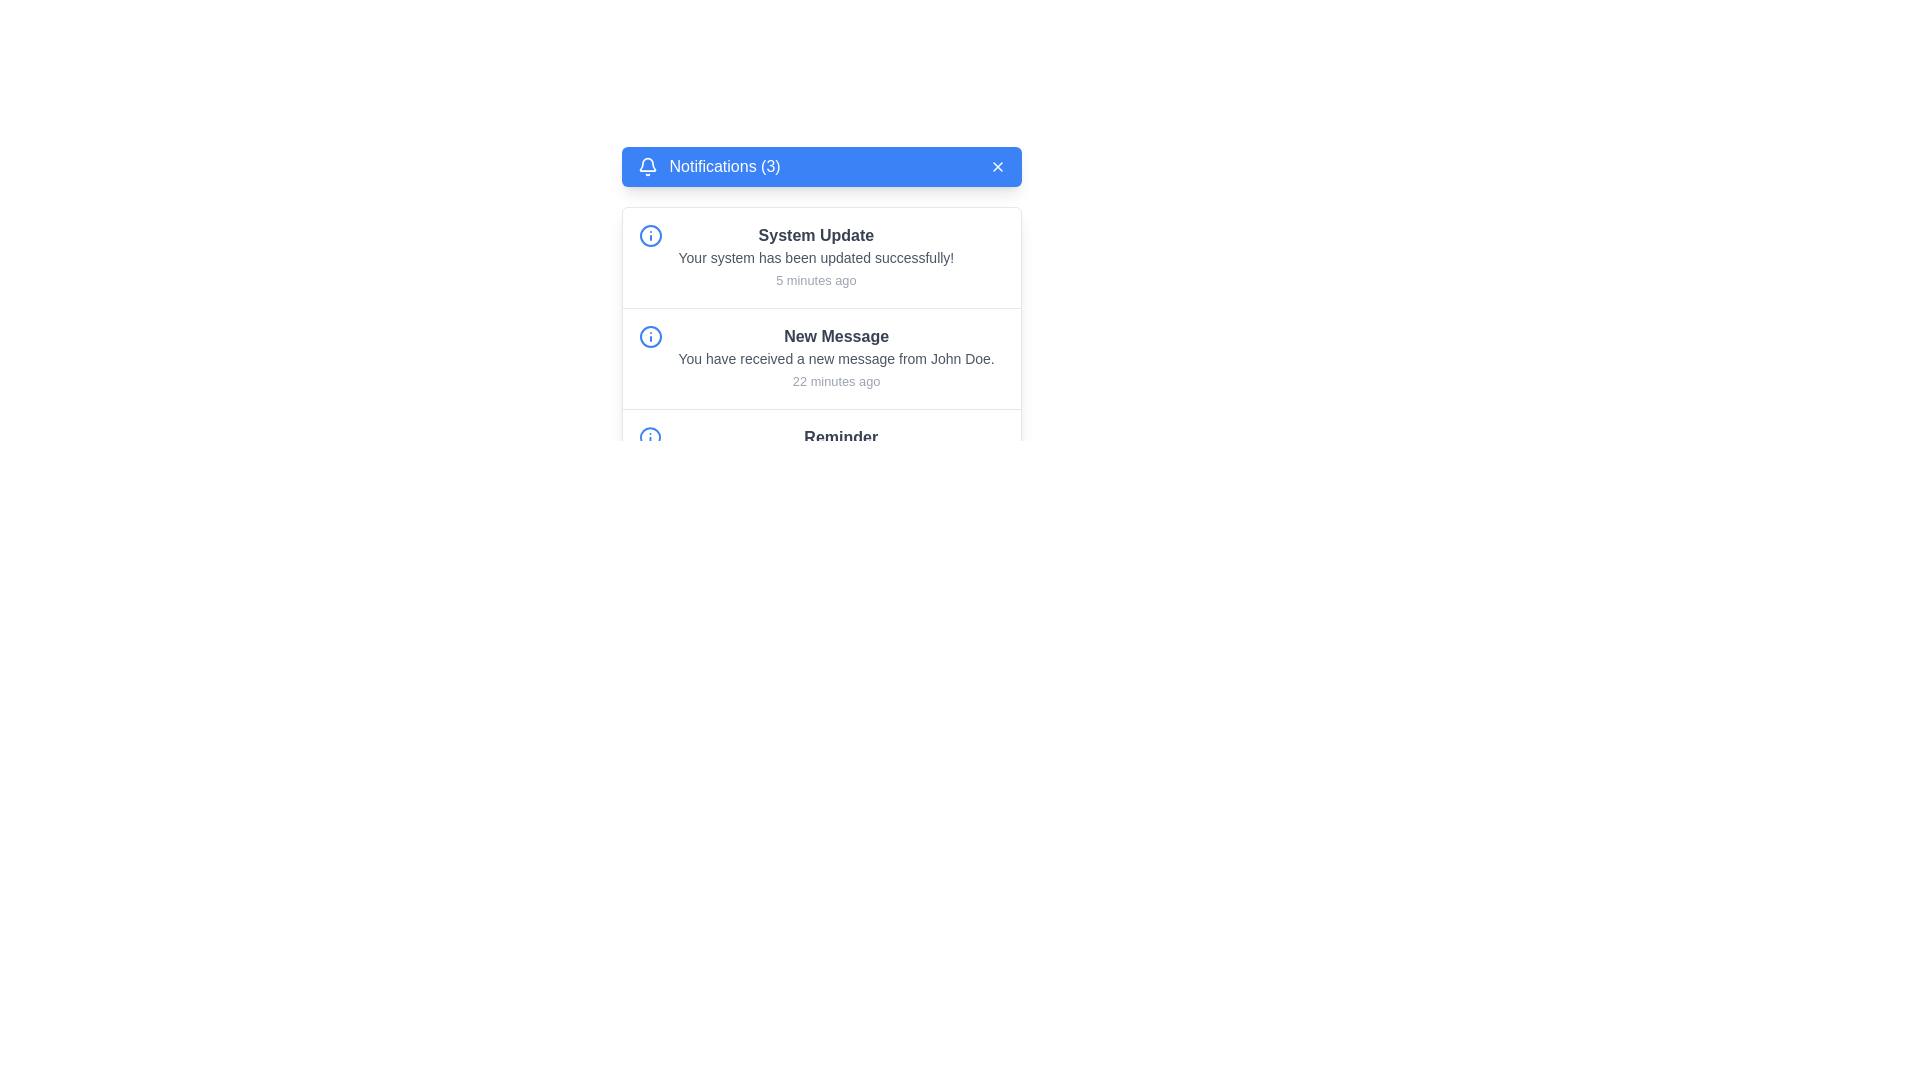 This screenshot has width=1920, height=1080. What do you see at coordinates (723, 165) in the screenshot?
I see `the informational text element displaying 'Notifications (3)' which indicates unread notifications, located at the top-left of the interface` at bounding box center [723, 165].